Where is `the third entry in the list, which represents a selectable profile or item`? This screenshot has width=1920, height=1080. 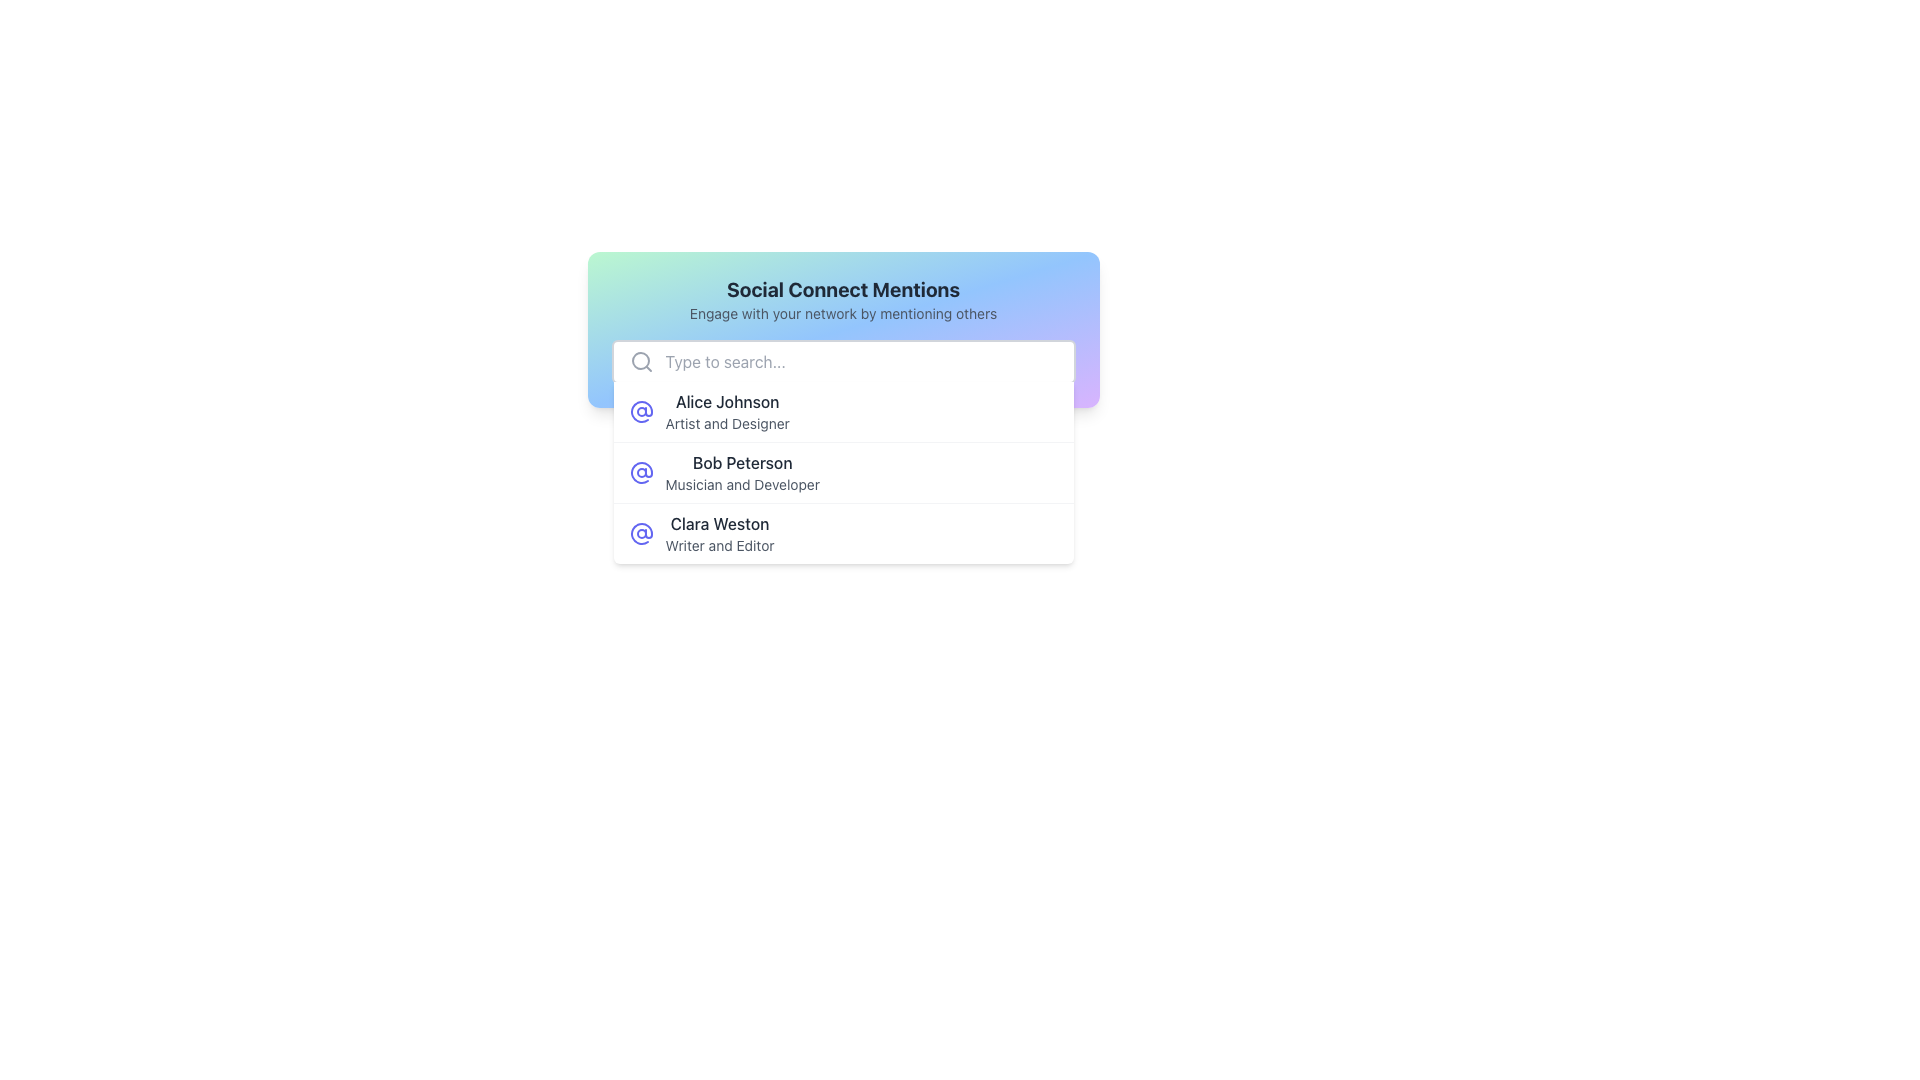 the third entry in the list, which represents a selectable profile or item is located at coordinates (843, 532).